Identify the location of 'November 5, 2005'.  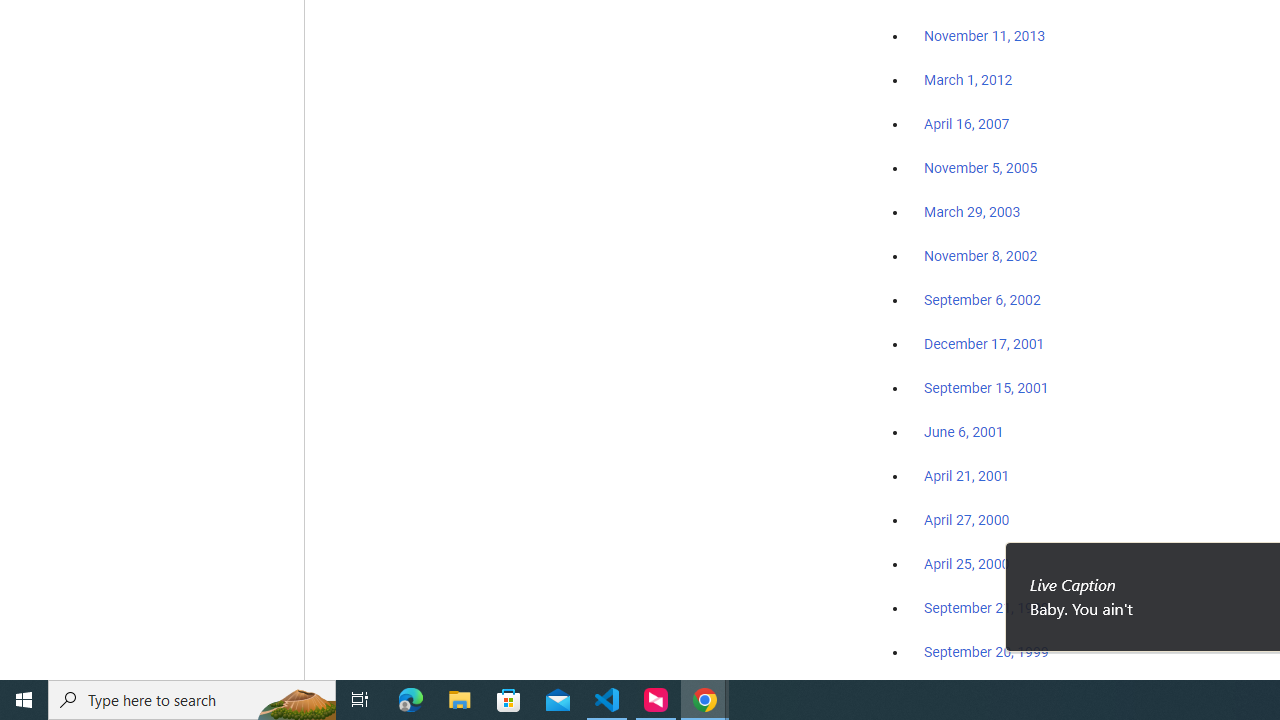
(981, 167).